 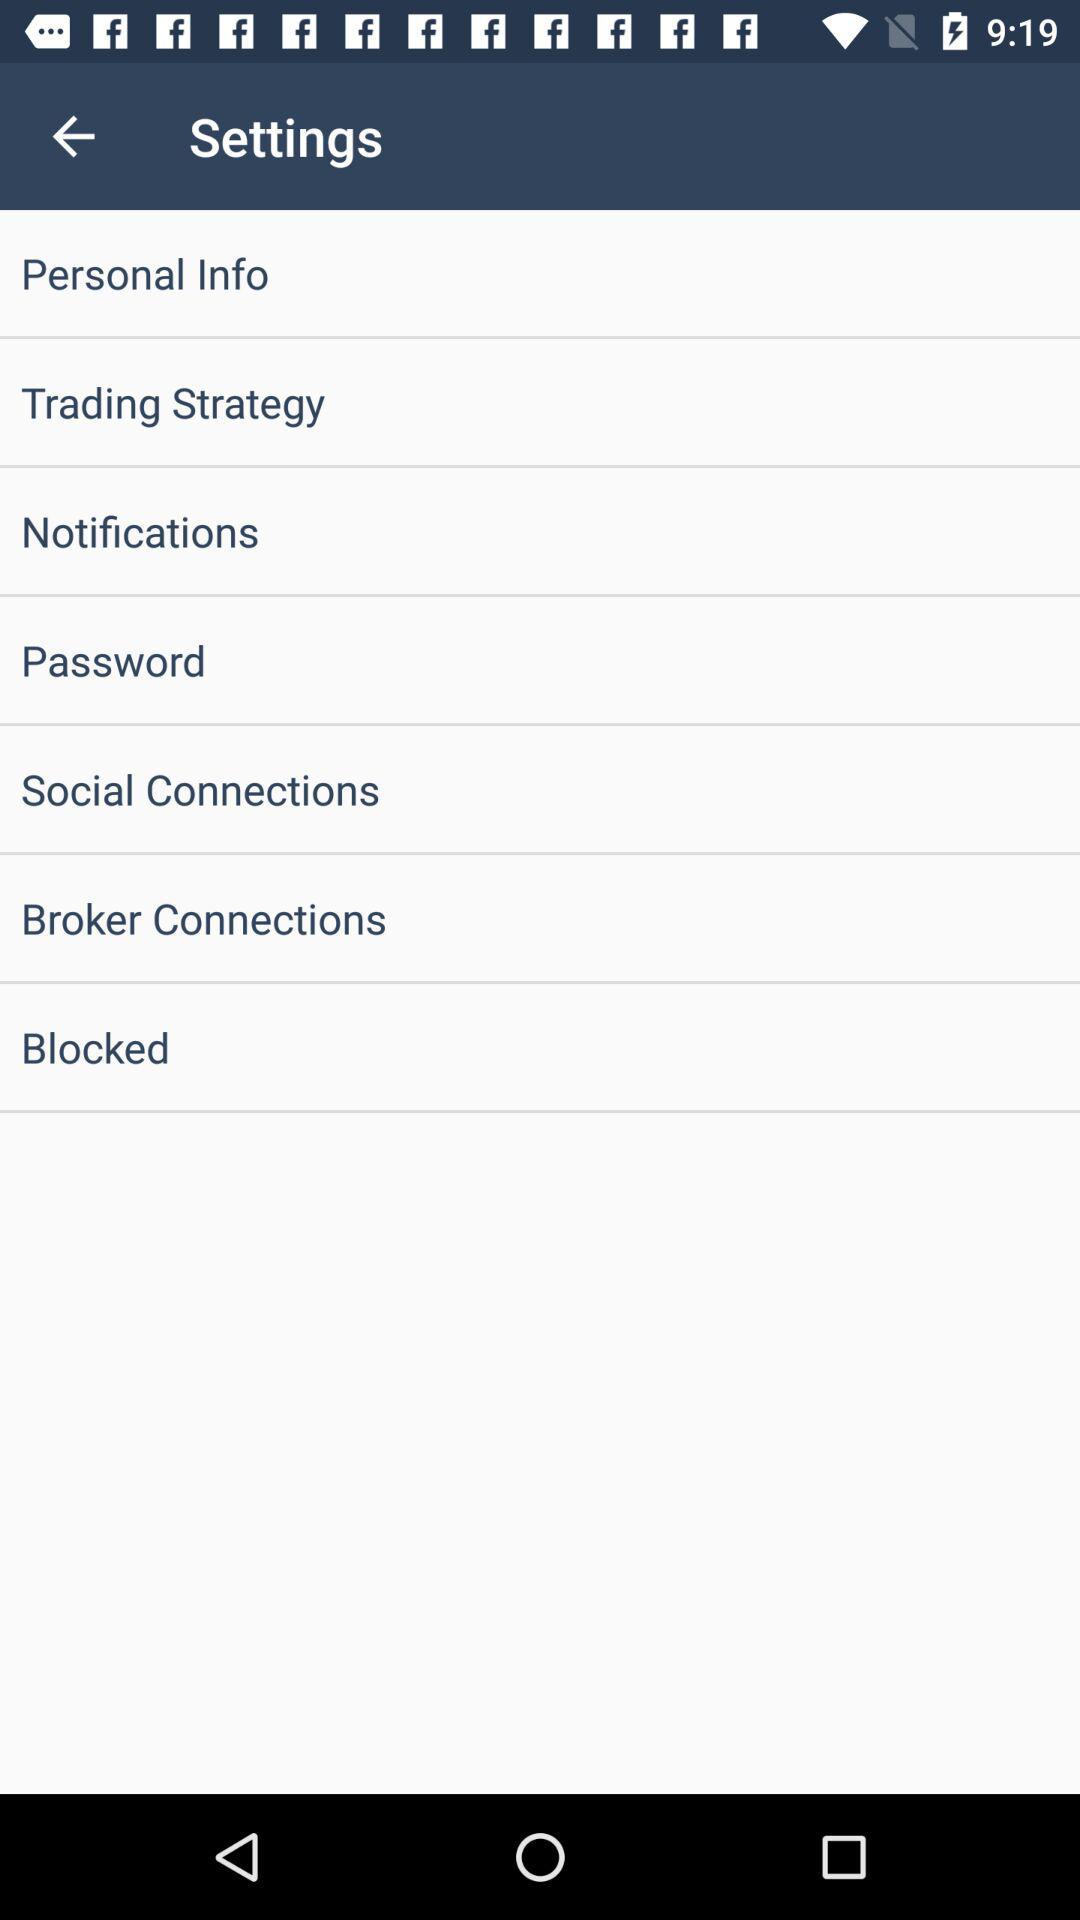 I want to click on trading strategy icon, so click(x=540, y=401).